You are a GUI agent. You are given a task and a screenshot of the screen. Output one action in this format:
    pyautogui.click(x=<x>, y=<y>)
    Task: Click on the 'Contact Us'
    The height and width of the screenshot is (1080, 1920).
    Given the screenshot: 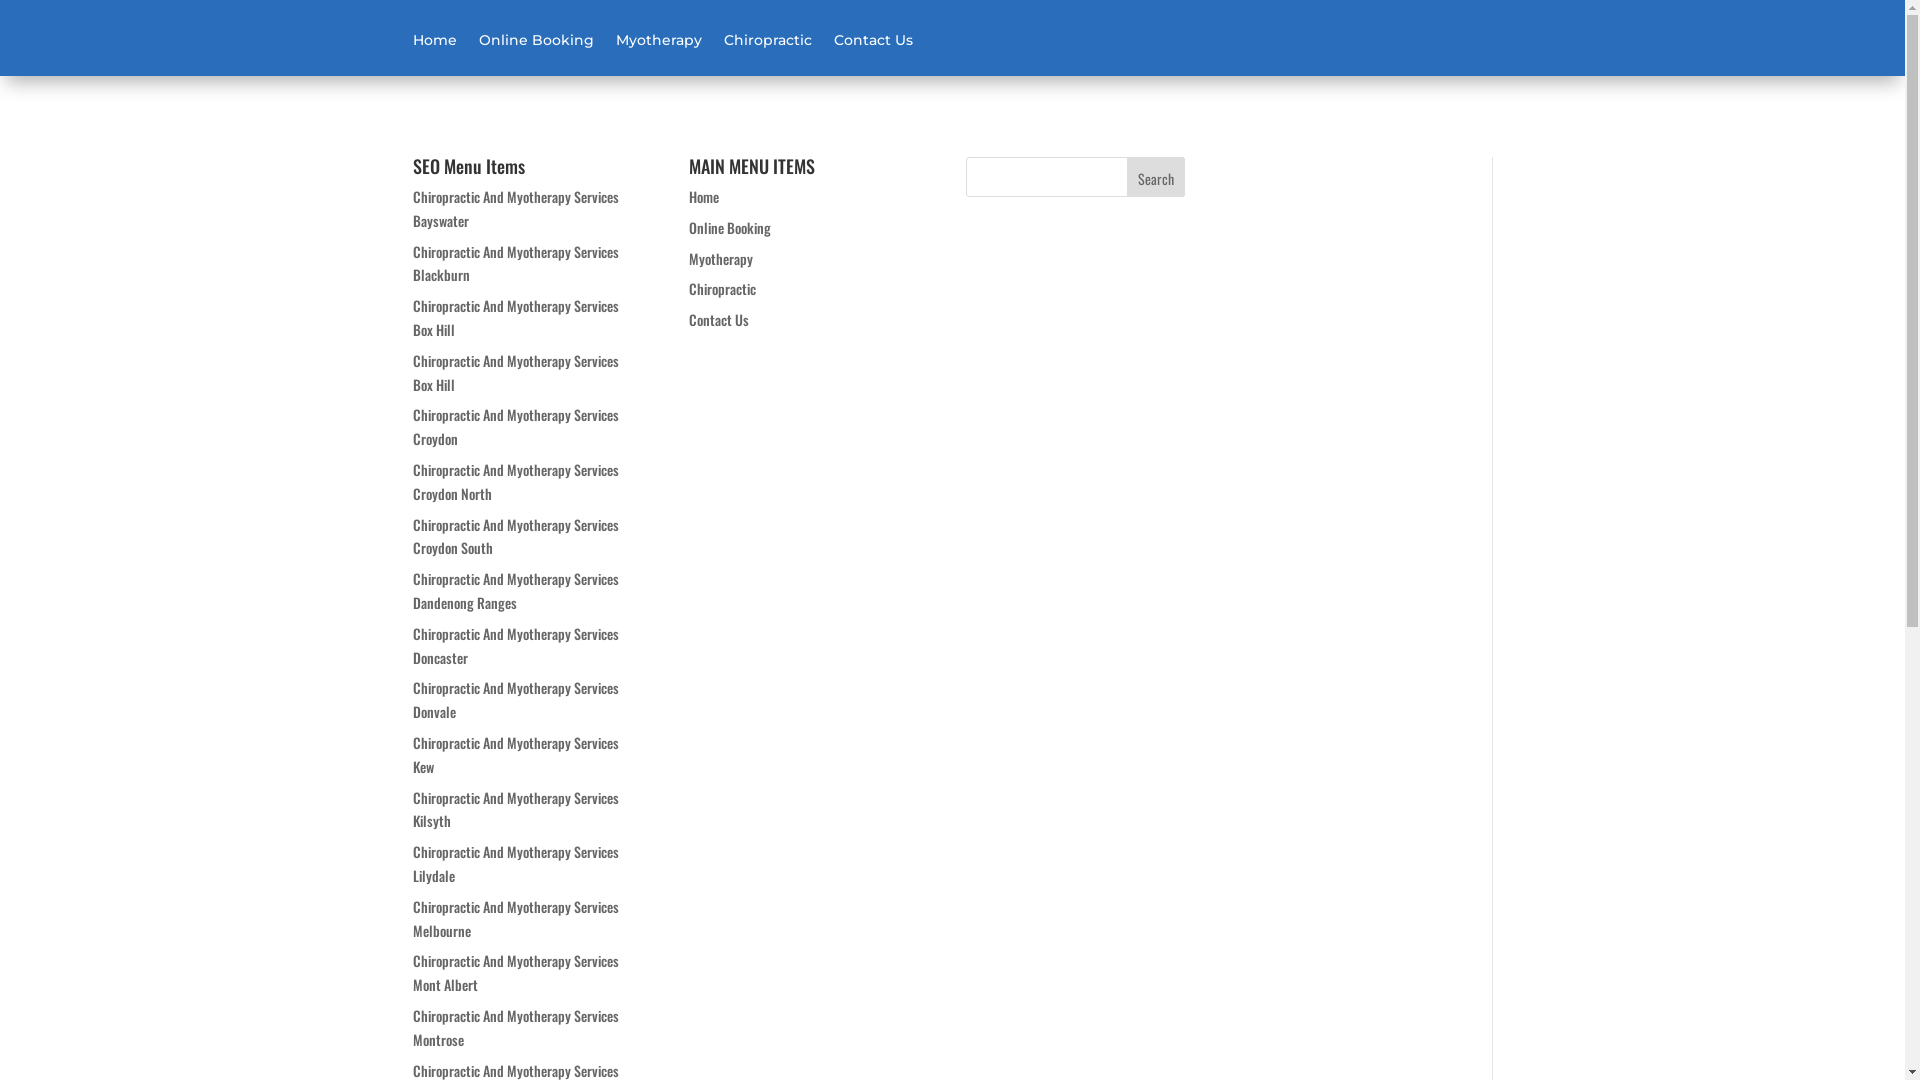 What is the action you would take?
    pyautogui.click(x=719, y=318)
    